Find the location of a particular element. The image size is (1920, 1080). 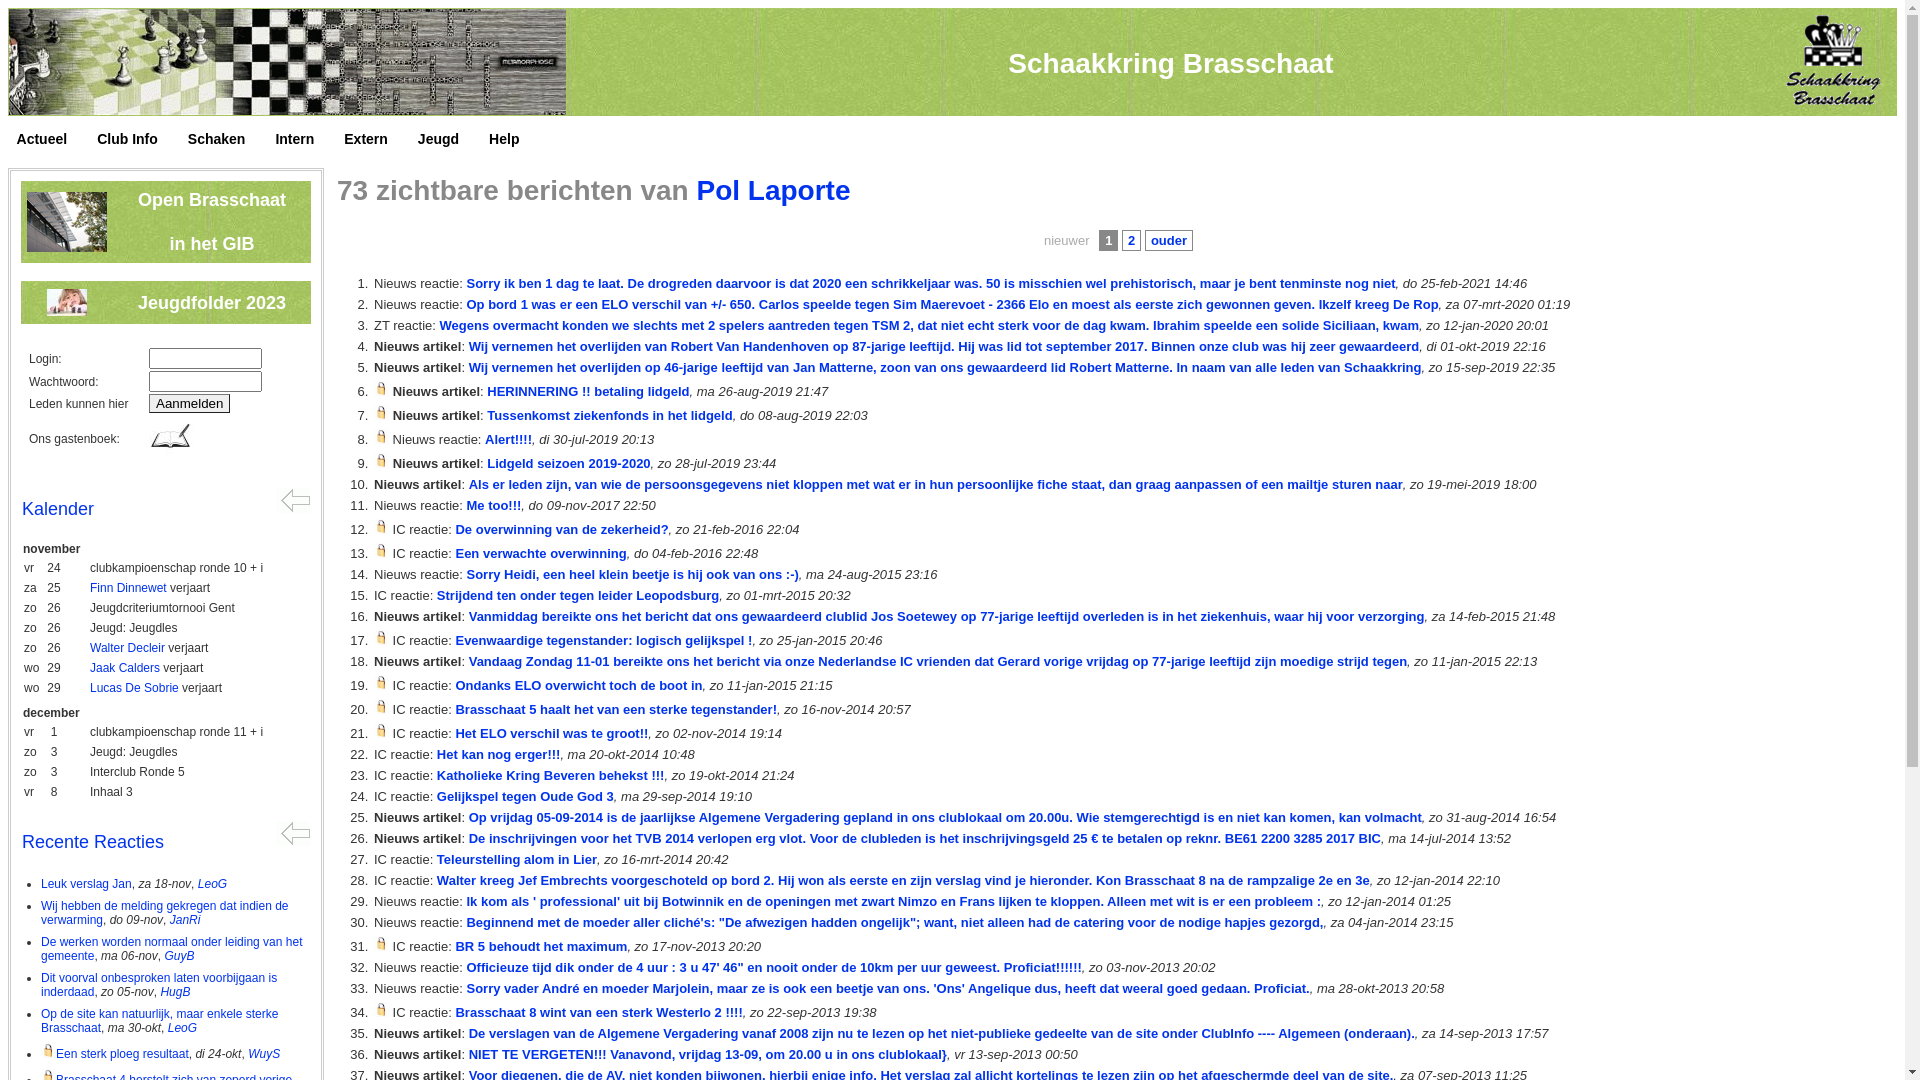

'1' is located at coordinates (1098, 239).